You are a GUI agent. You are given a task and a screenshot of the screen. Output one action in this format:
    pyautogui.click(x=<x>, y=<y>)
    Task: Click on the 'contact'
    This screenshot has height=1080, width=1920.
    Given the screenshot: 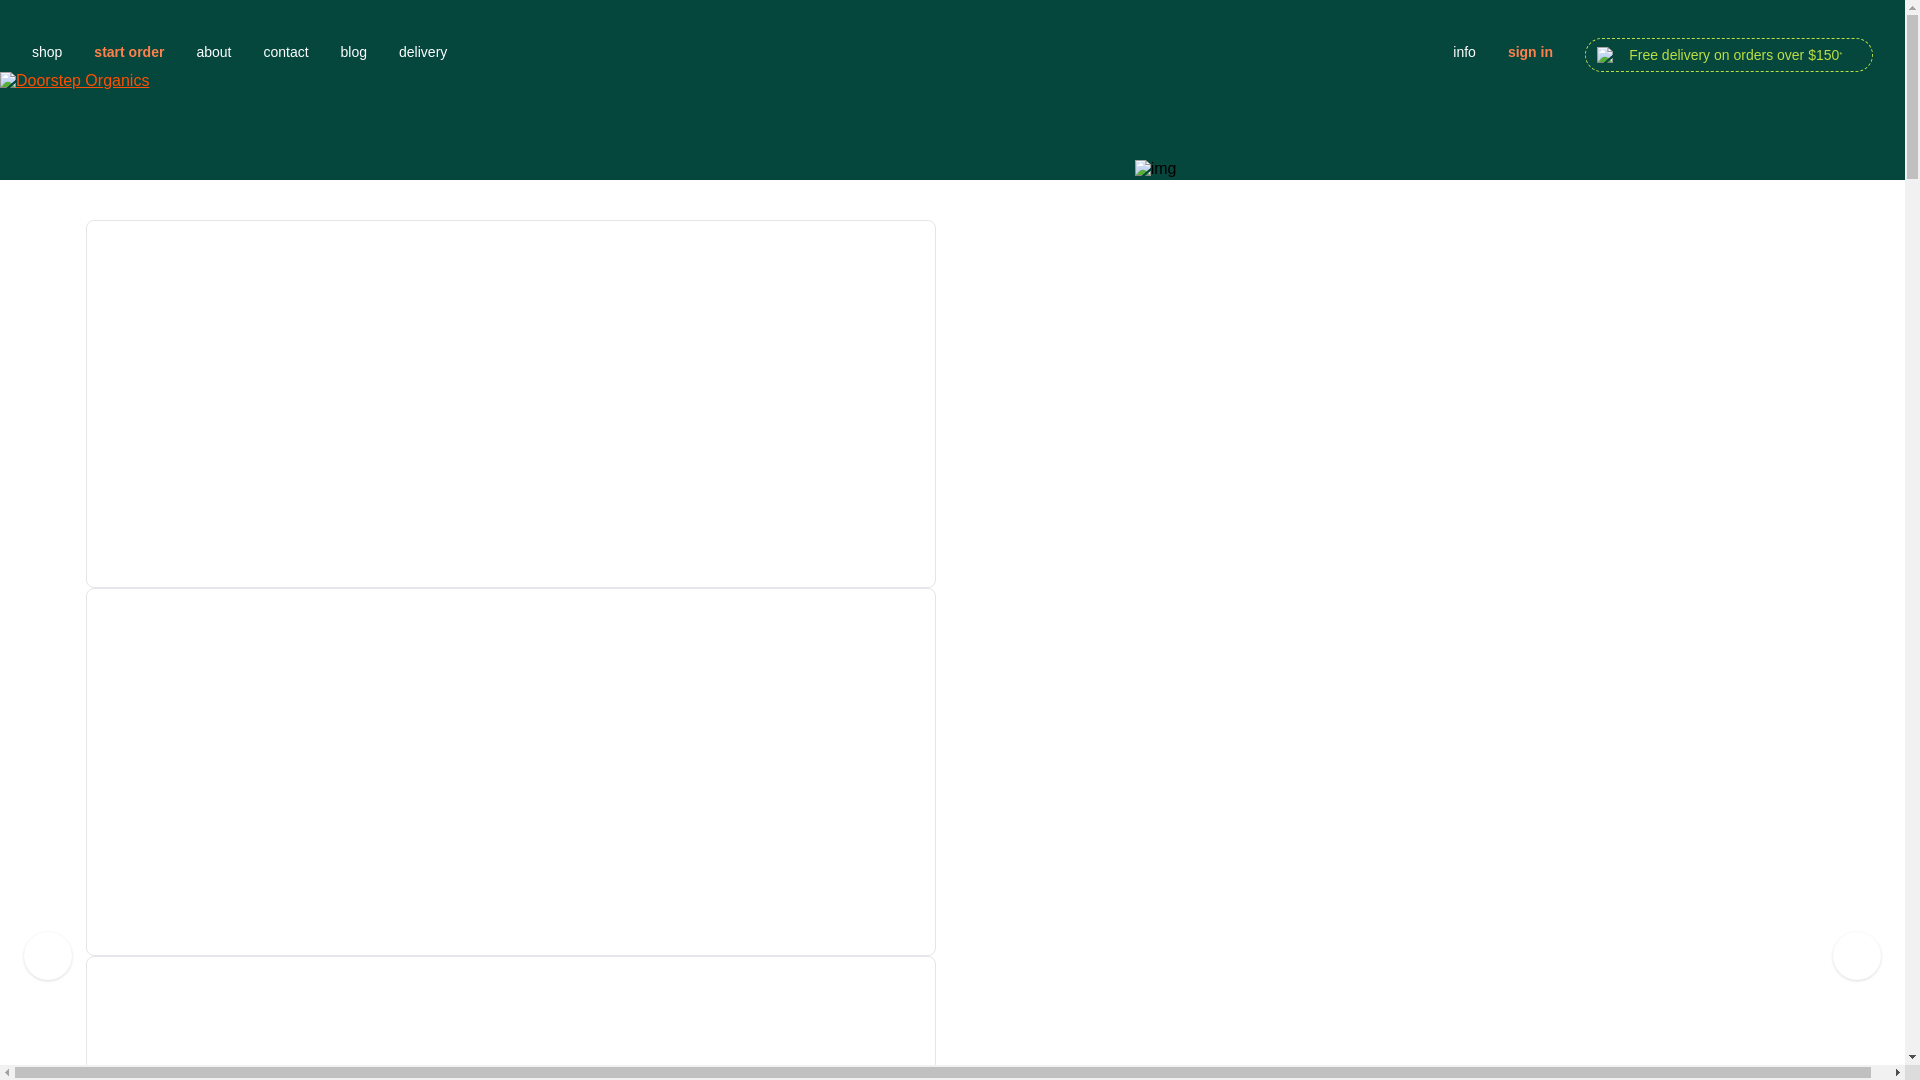 What is the action you would take?
    pyautogui.click(x=262, y=50)
    